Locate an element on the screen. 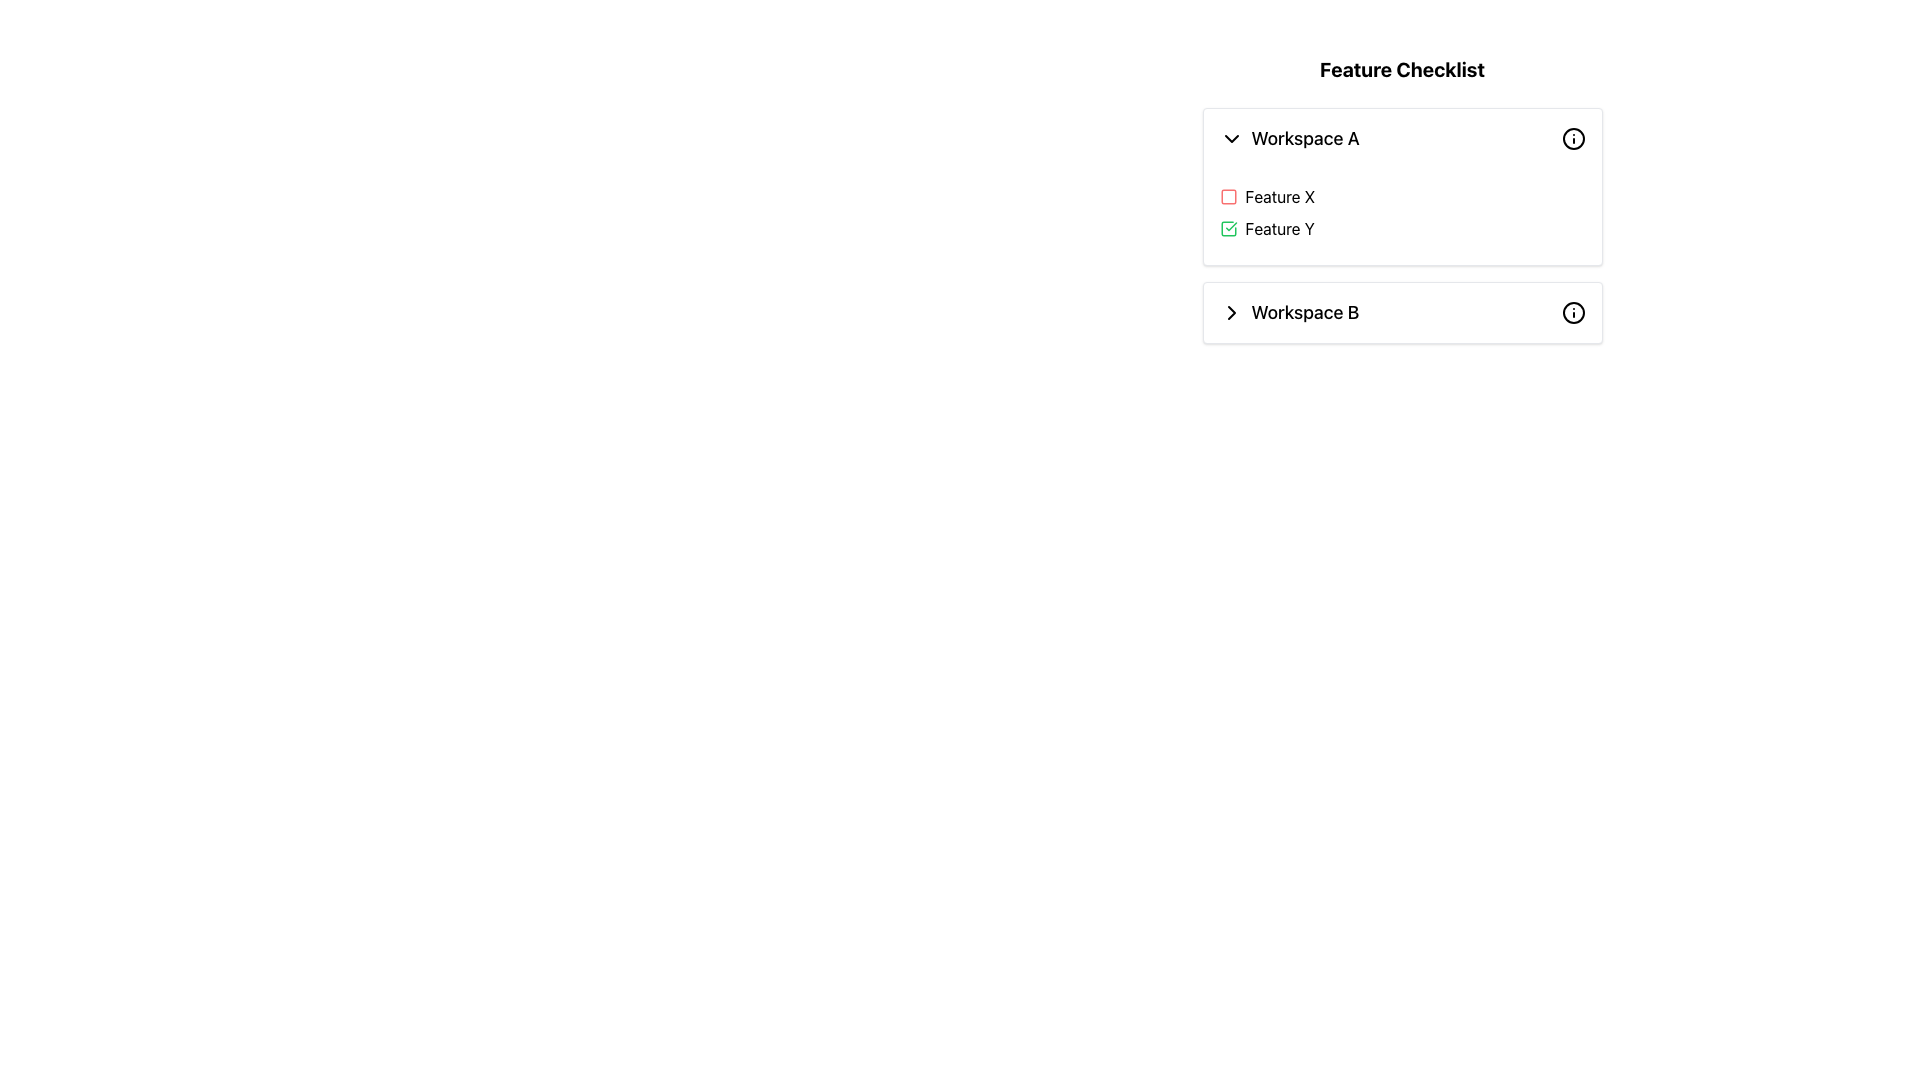 This screenshot has width=1920, height=1080. the chevron icon located to the far right of the Workspace B entry in the Feature Checklist area, which indicates that it is clickable to expand or navigate to details related to Workspace B is located at coordinates (1230, 312).